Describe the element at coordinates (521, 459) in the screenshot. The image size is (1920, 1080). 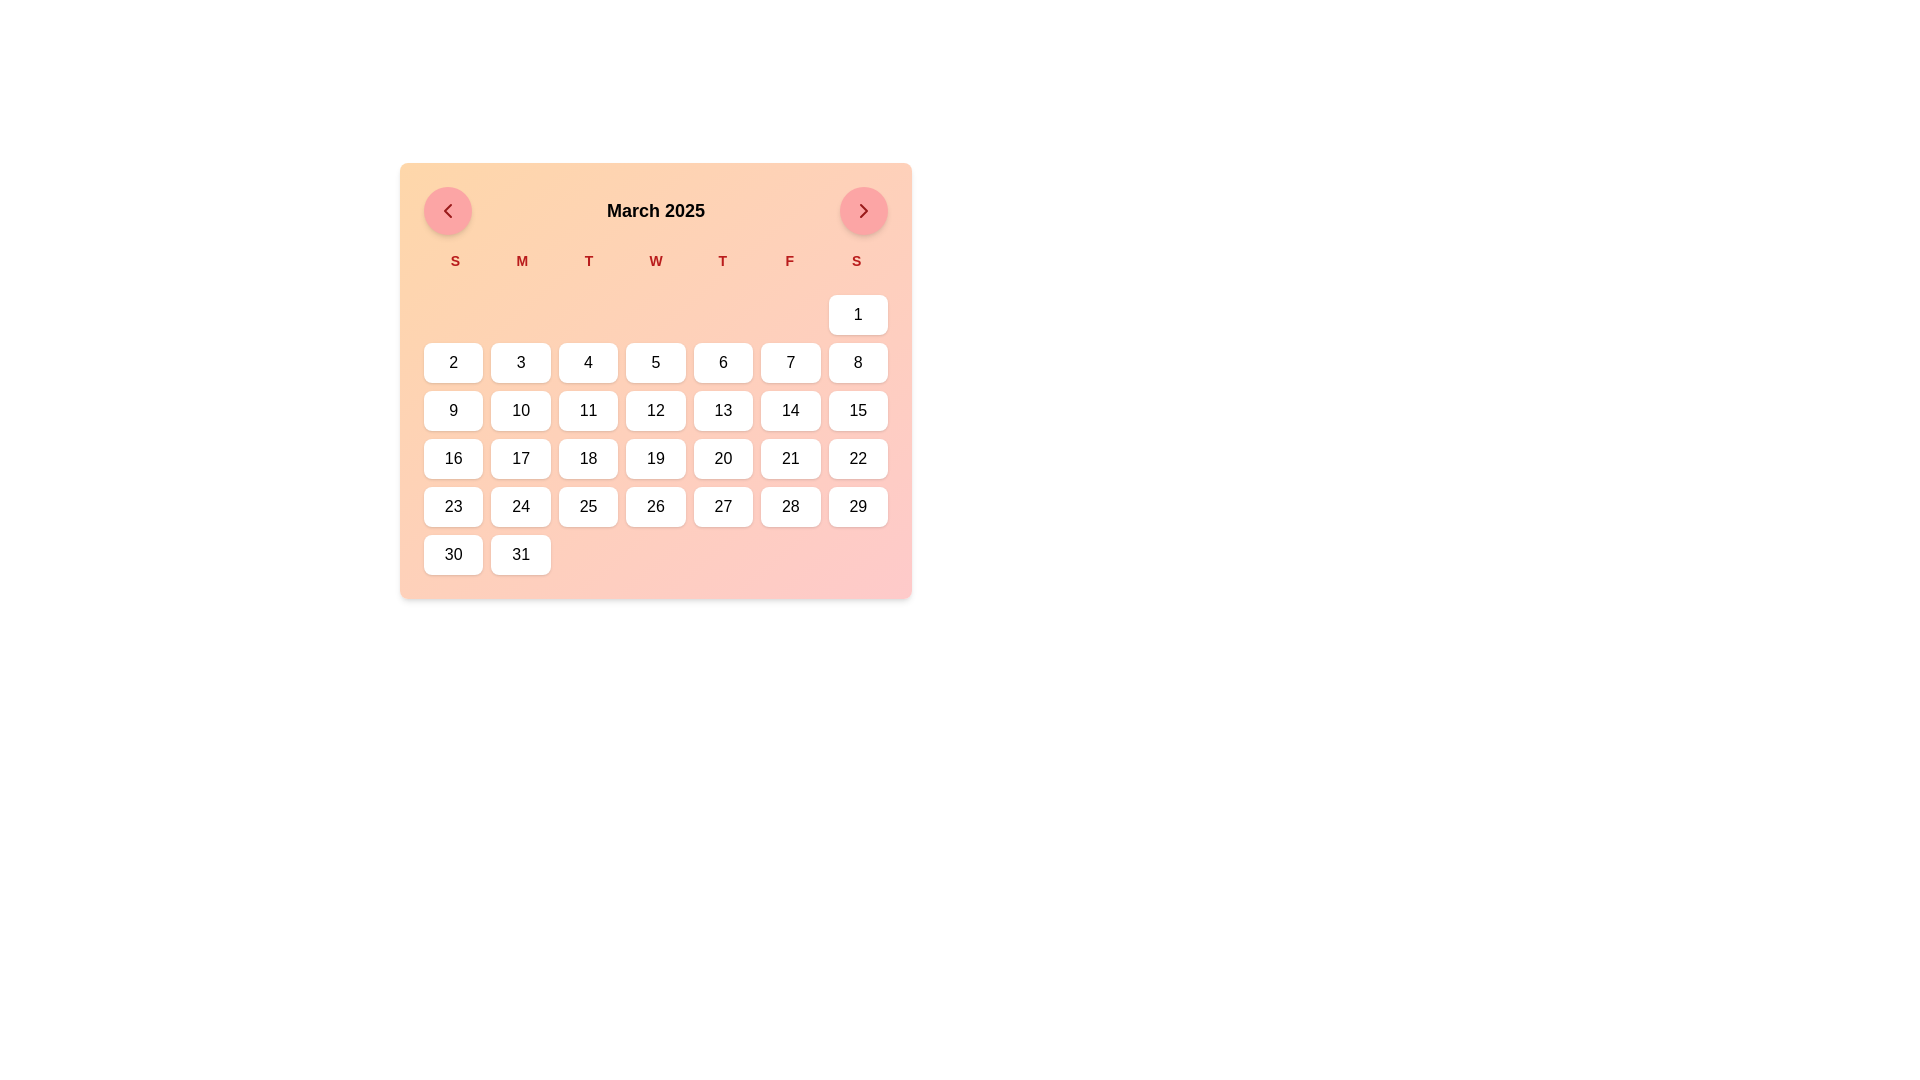
I see `the square-shaped button with a white background and the text '17' centered in black` at that location.